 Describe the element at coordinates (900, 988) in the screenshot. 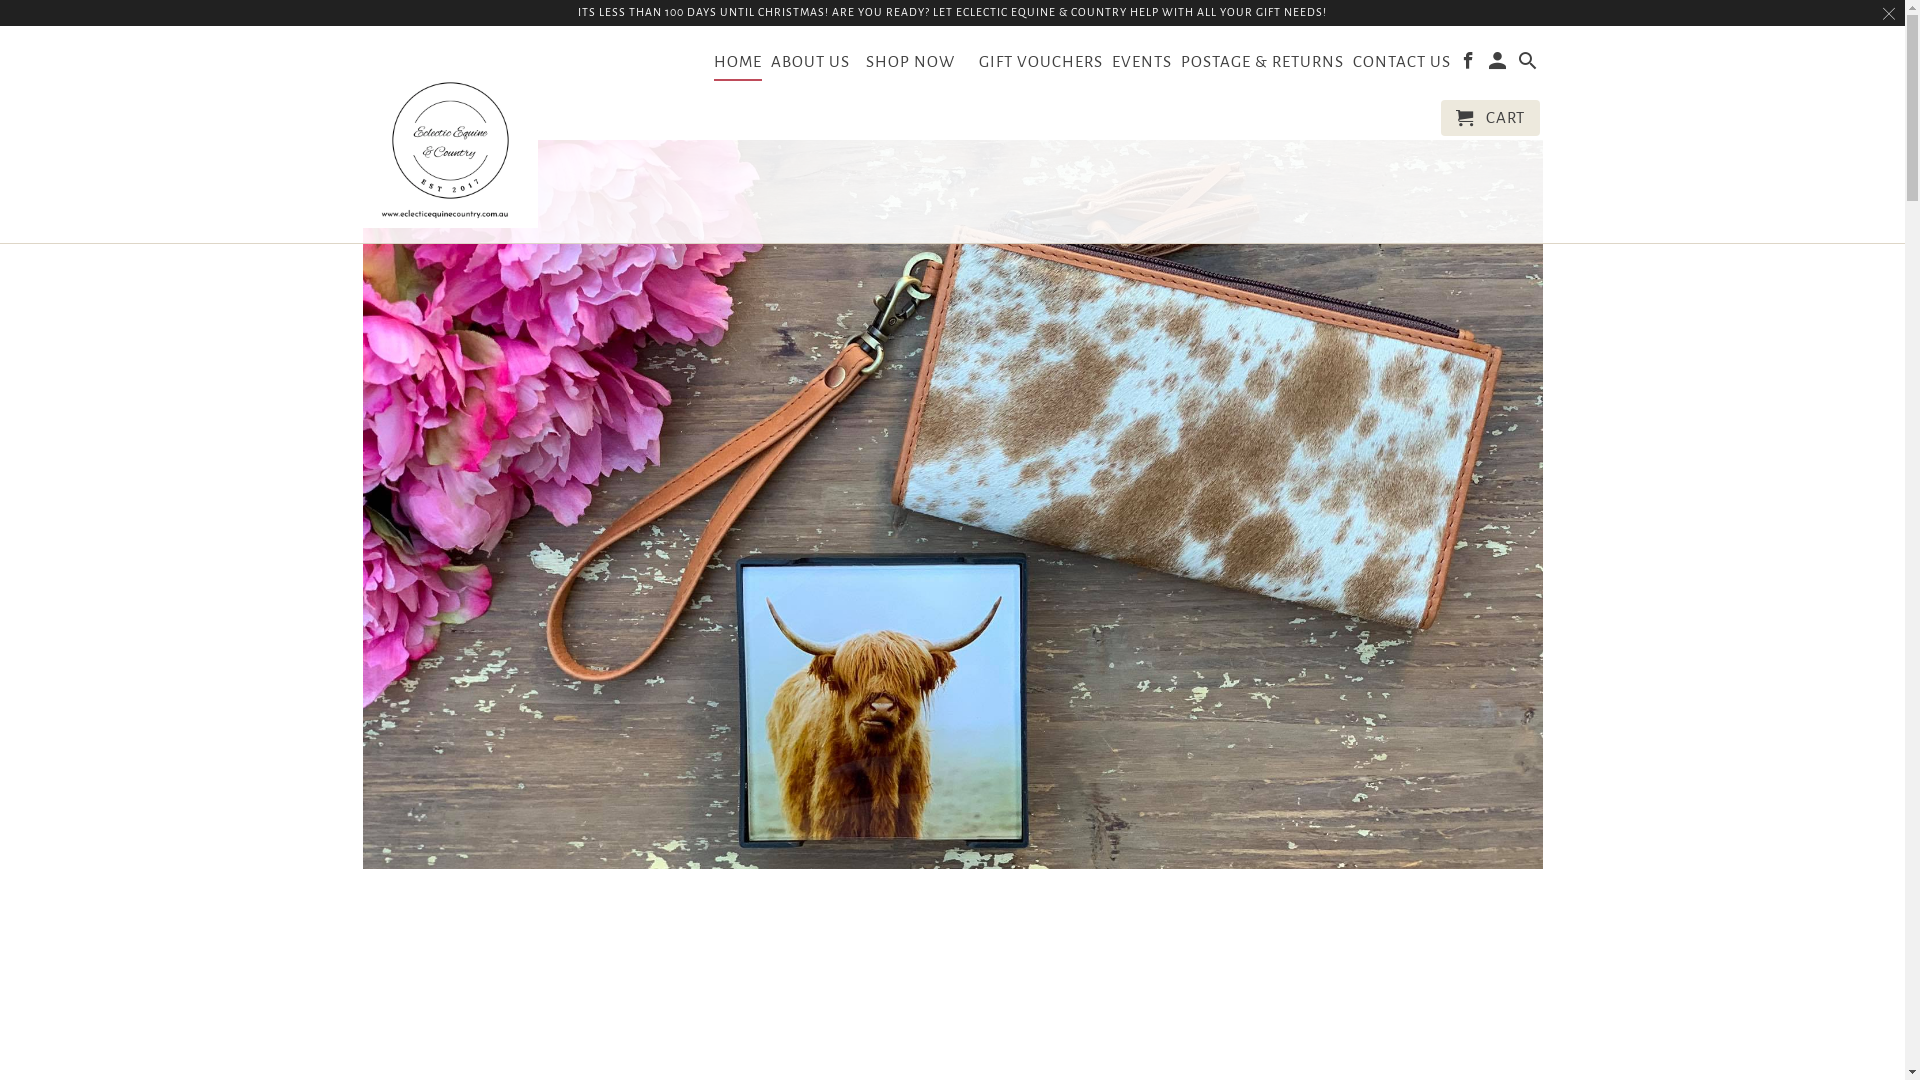

I see `'1'` at that location.